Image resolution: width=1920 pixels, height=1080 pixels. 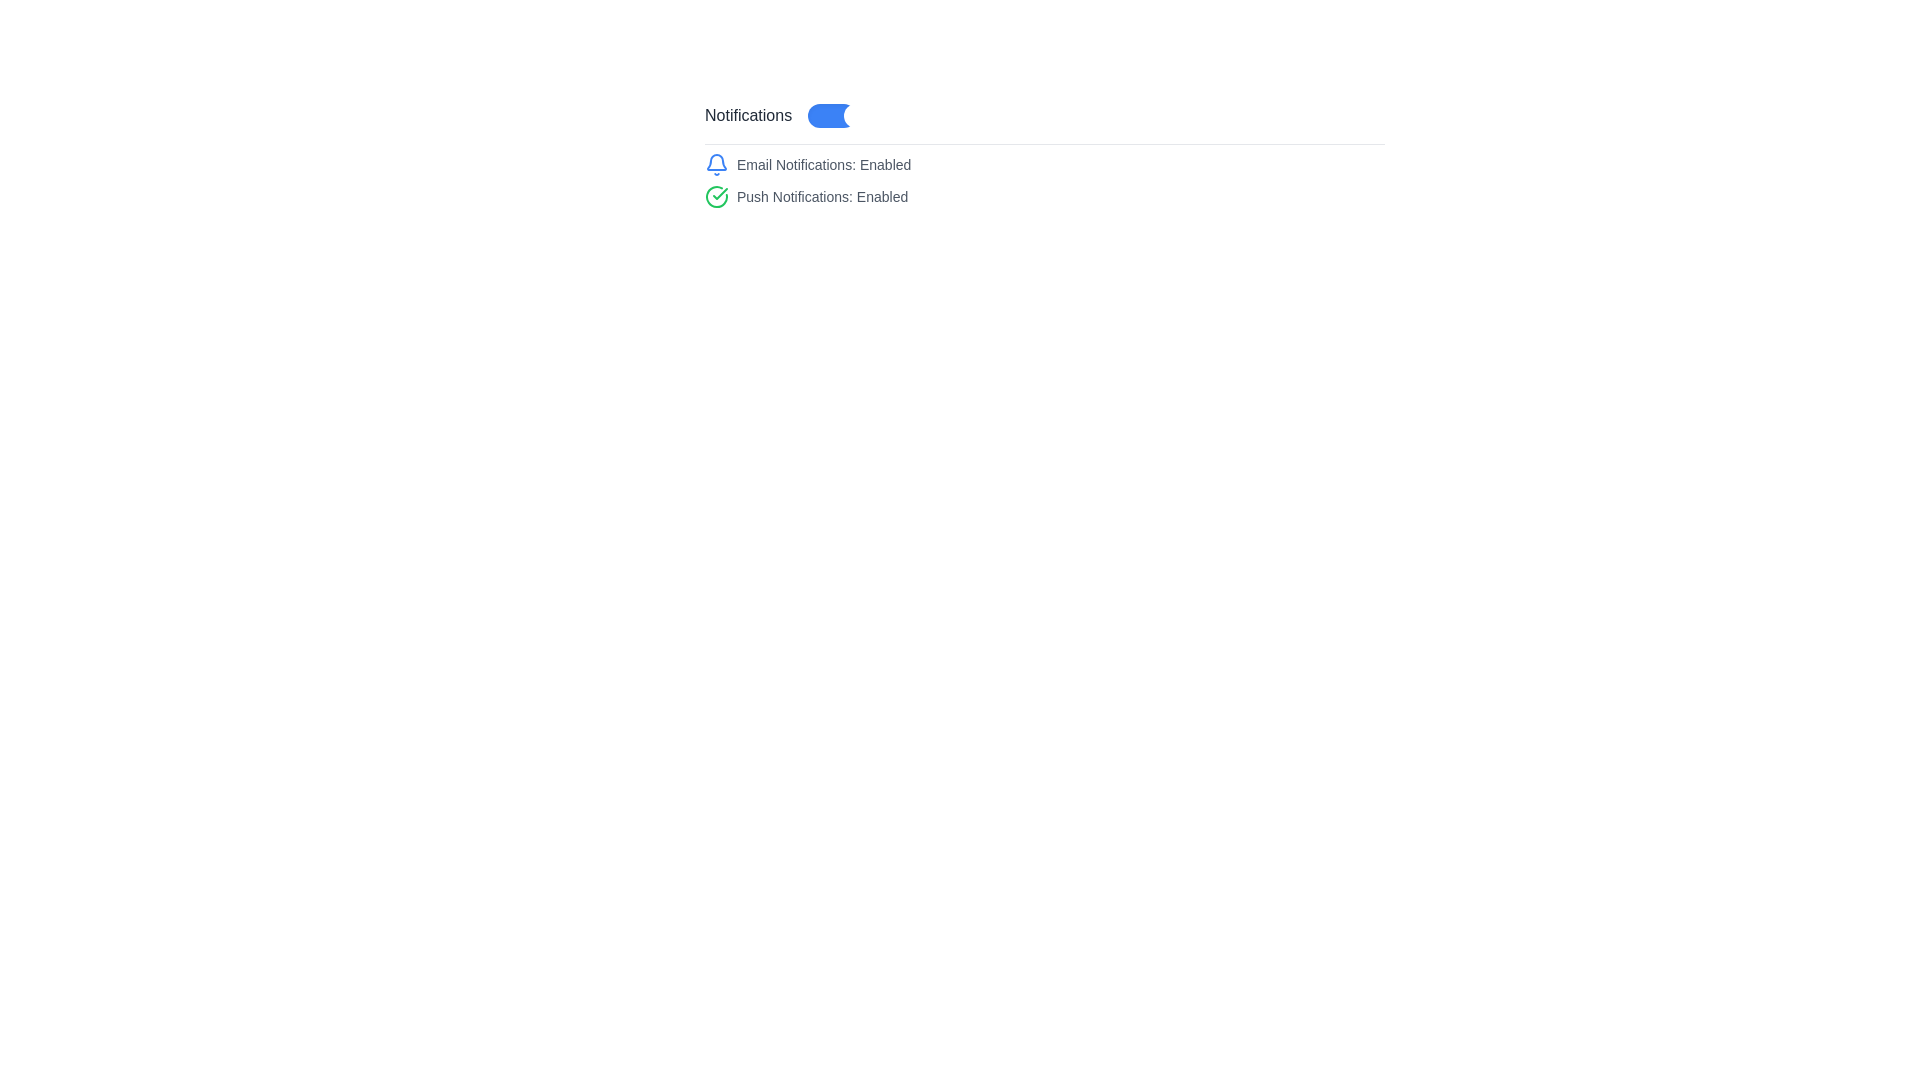 What do you see at coordinates (716, 161) in the screenshot?
I see `the bell icon component representing notifications, which is positioned to the left of the 'Email Notifications: Enabled' text` at bounding box center [716, 161].